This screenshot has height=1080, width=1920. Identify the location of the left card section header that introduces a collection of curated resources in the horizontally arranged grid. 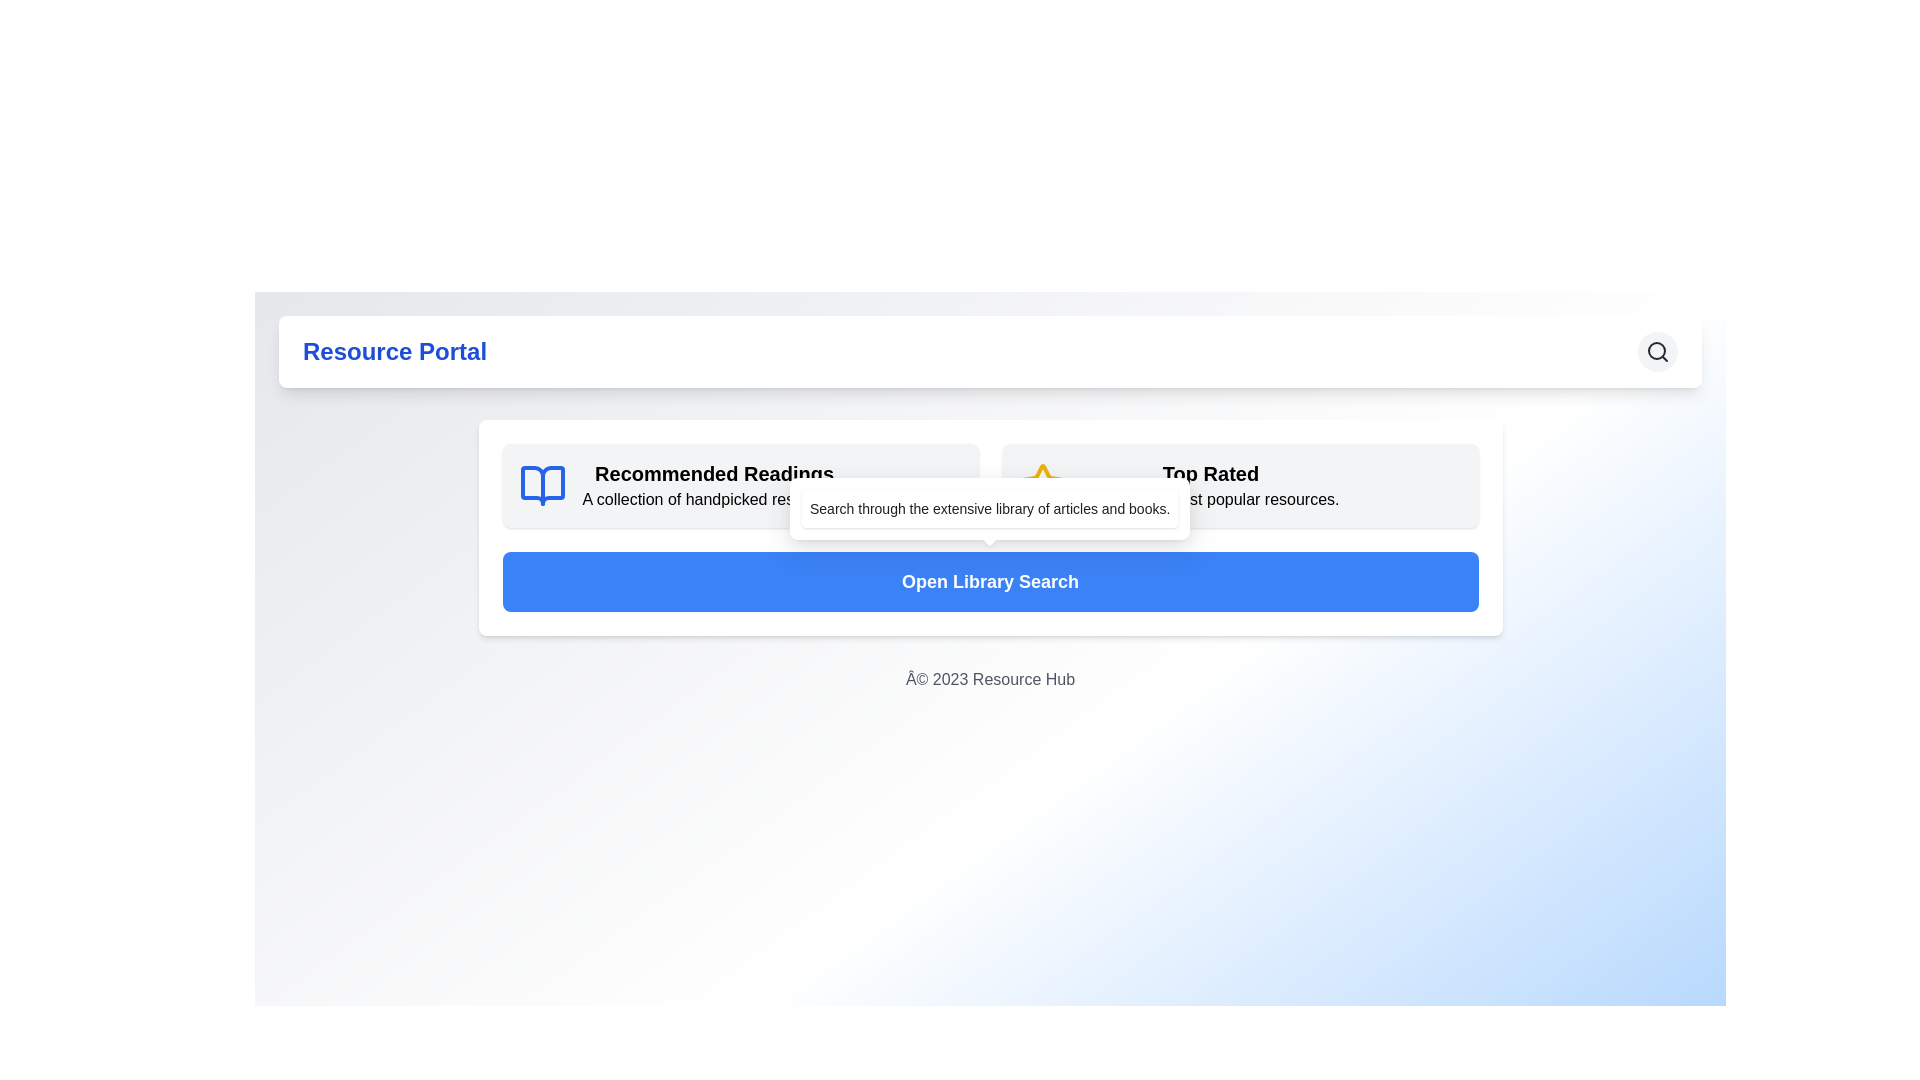
(739, 486).